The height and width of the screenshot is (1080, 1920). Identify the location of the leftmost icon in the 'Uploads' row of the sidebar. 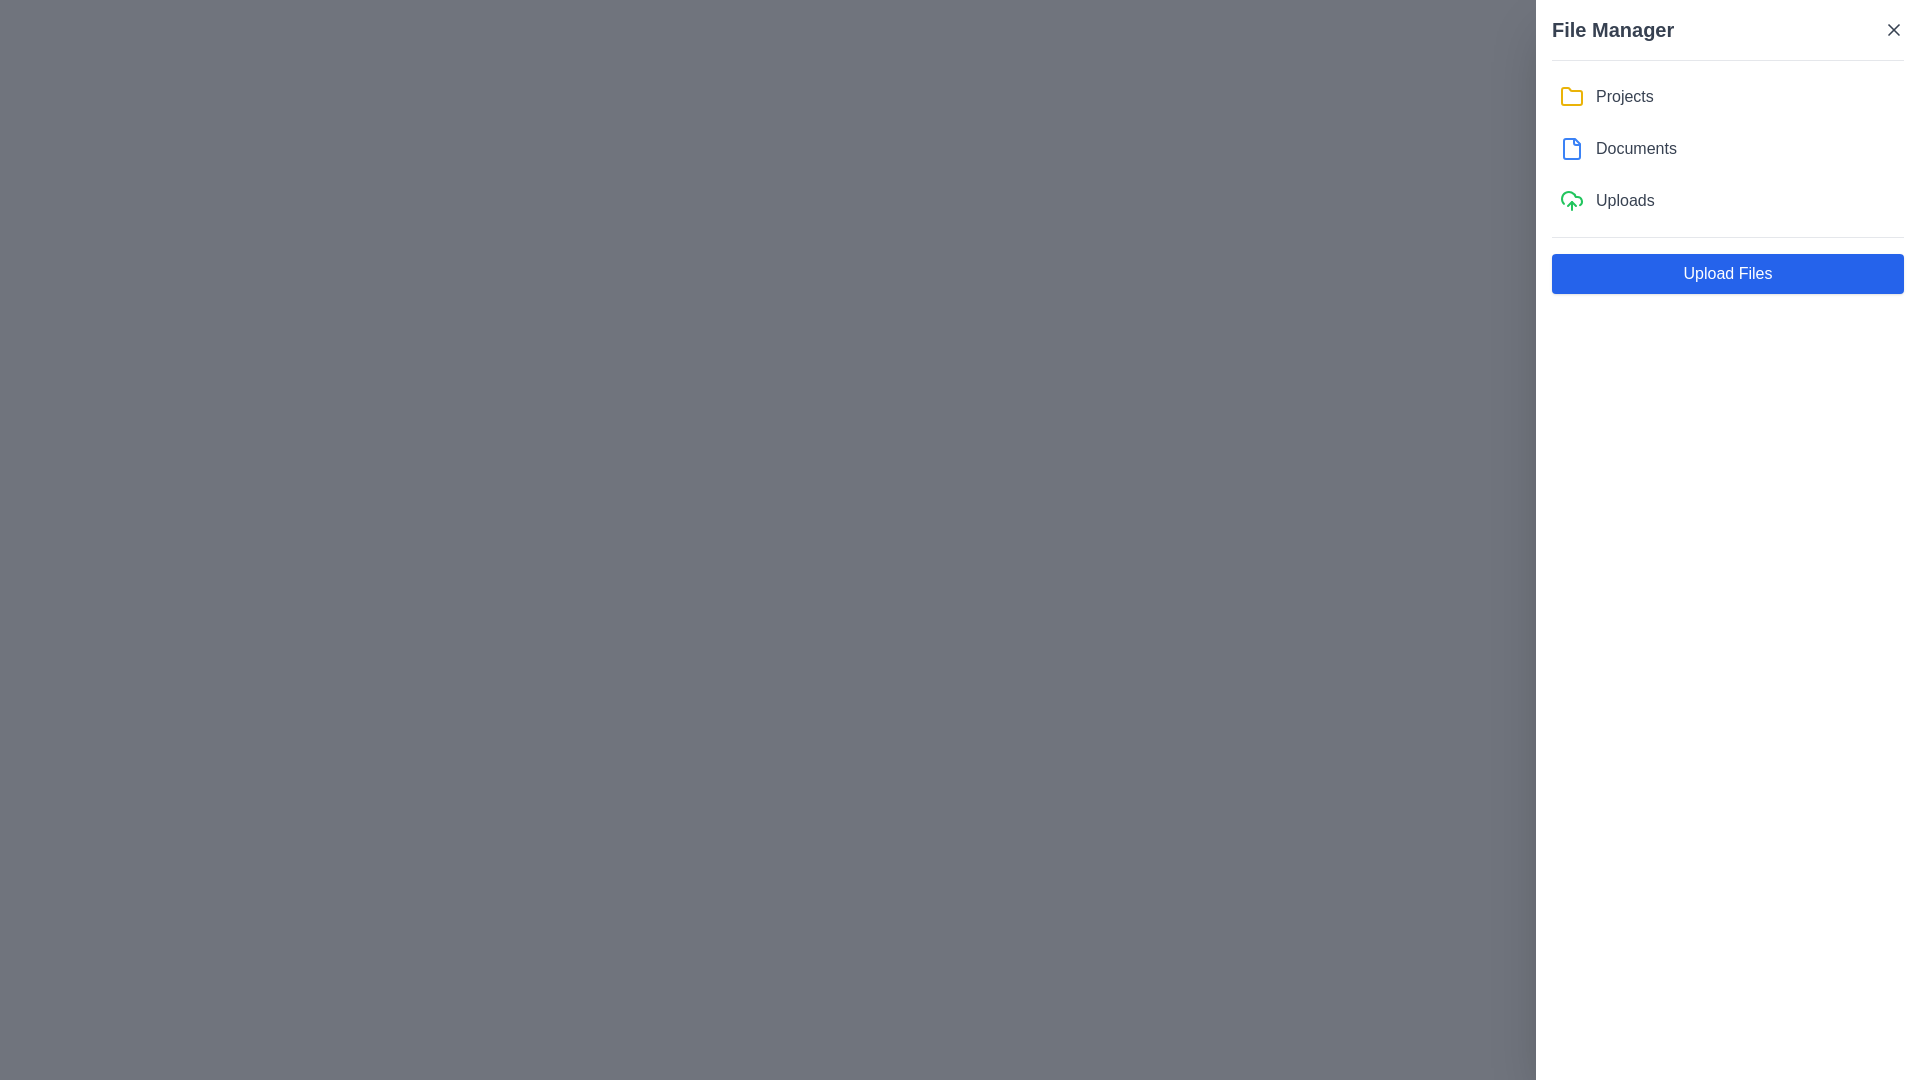
(1570, 200).